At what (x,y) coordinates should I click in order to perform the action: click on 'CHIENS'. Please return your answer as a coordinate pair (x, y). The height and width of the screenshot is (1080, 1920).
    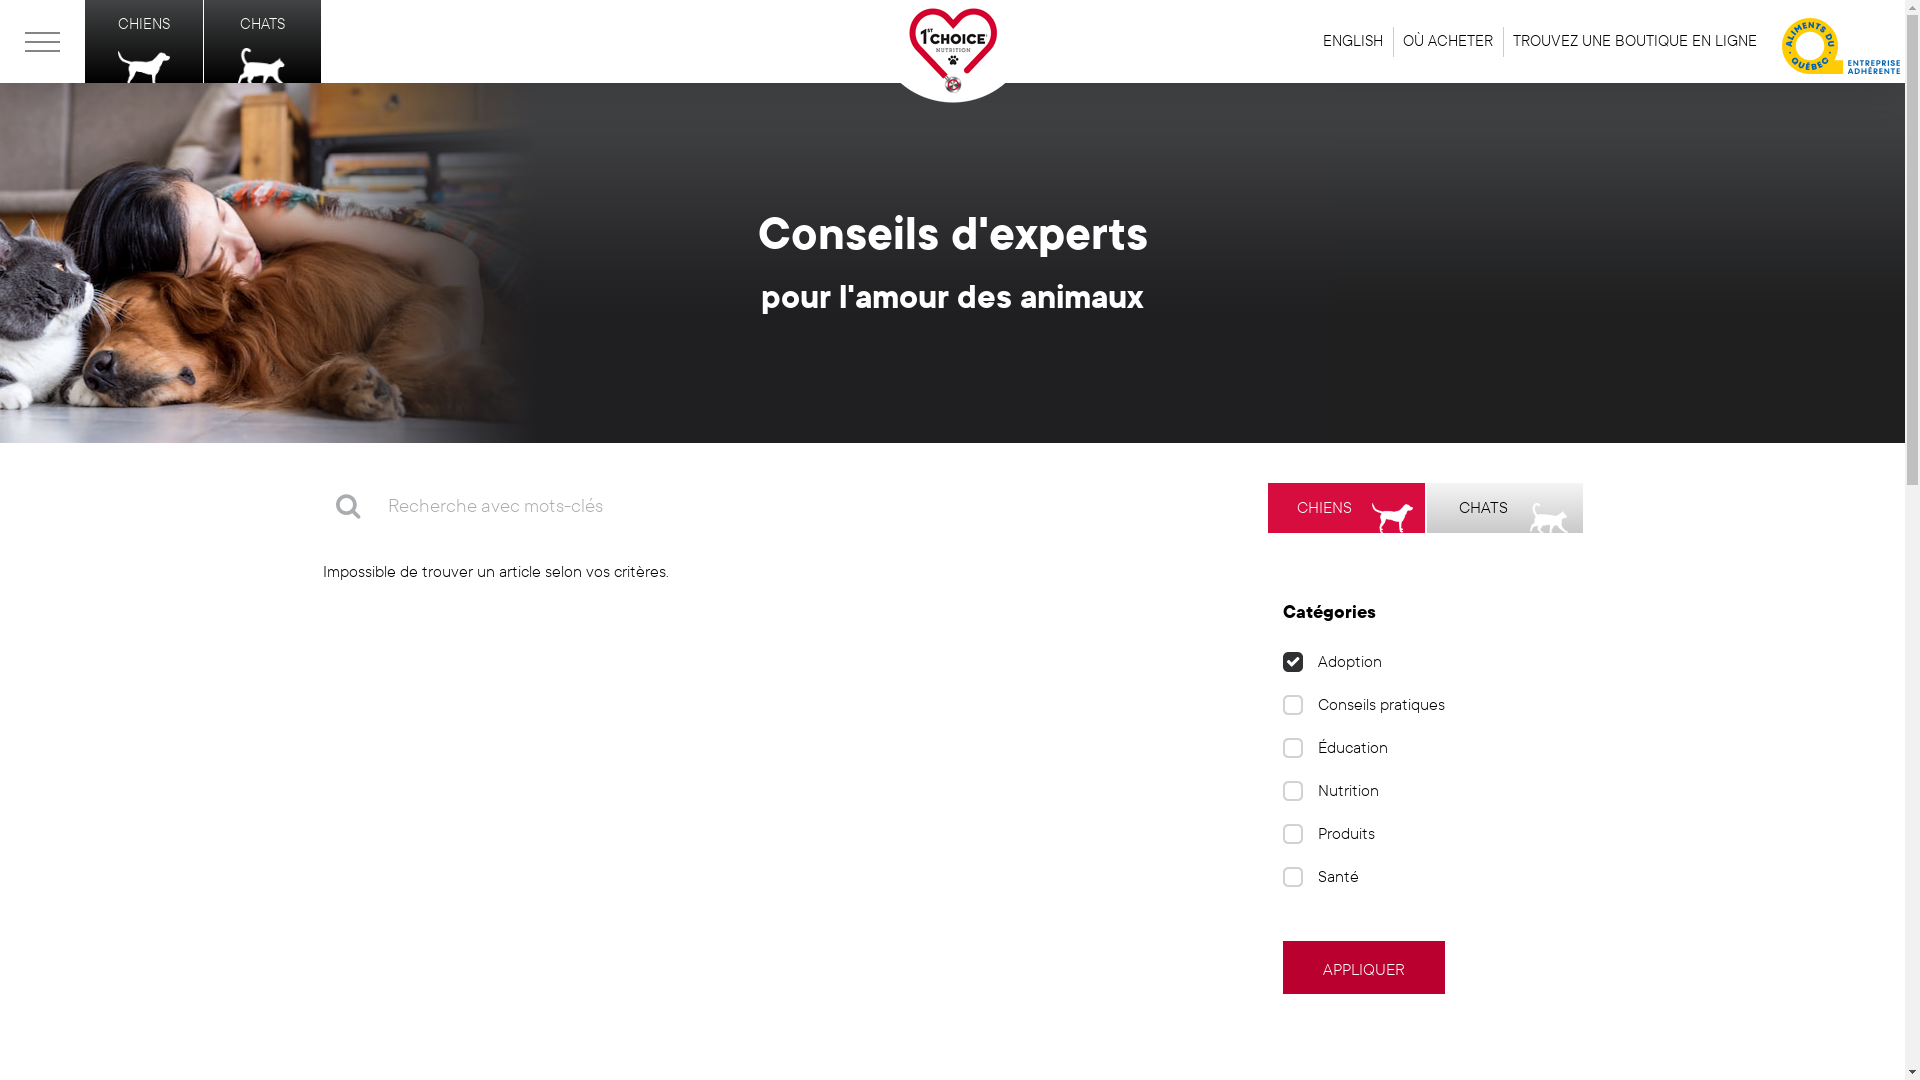
    Looking at the image, I should click on (143, 41).